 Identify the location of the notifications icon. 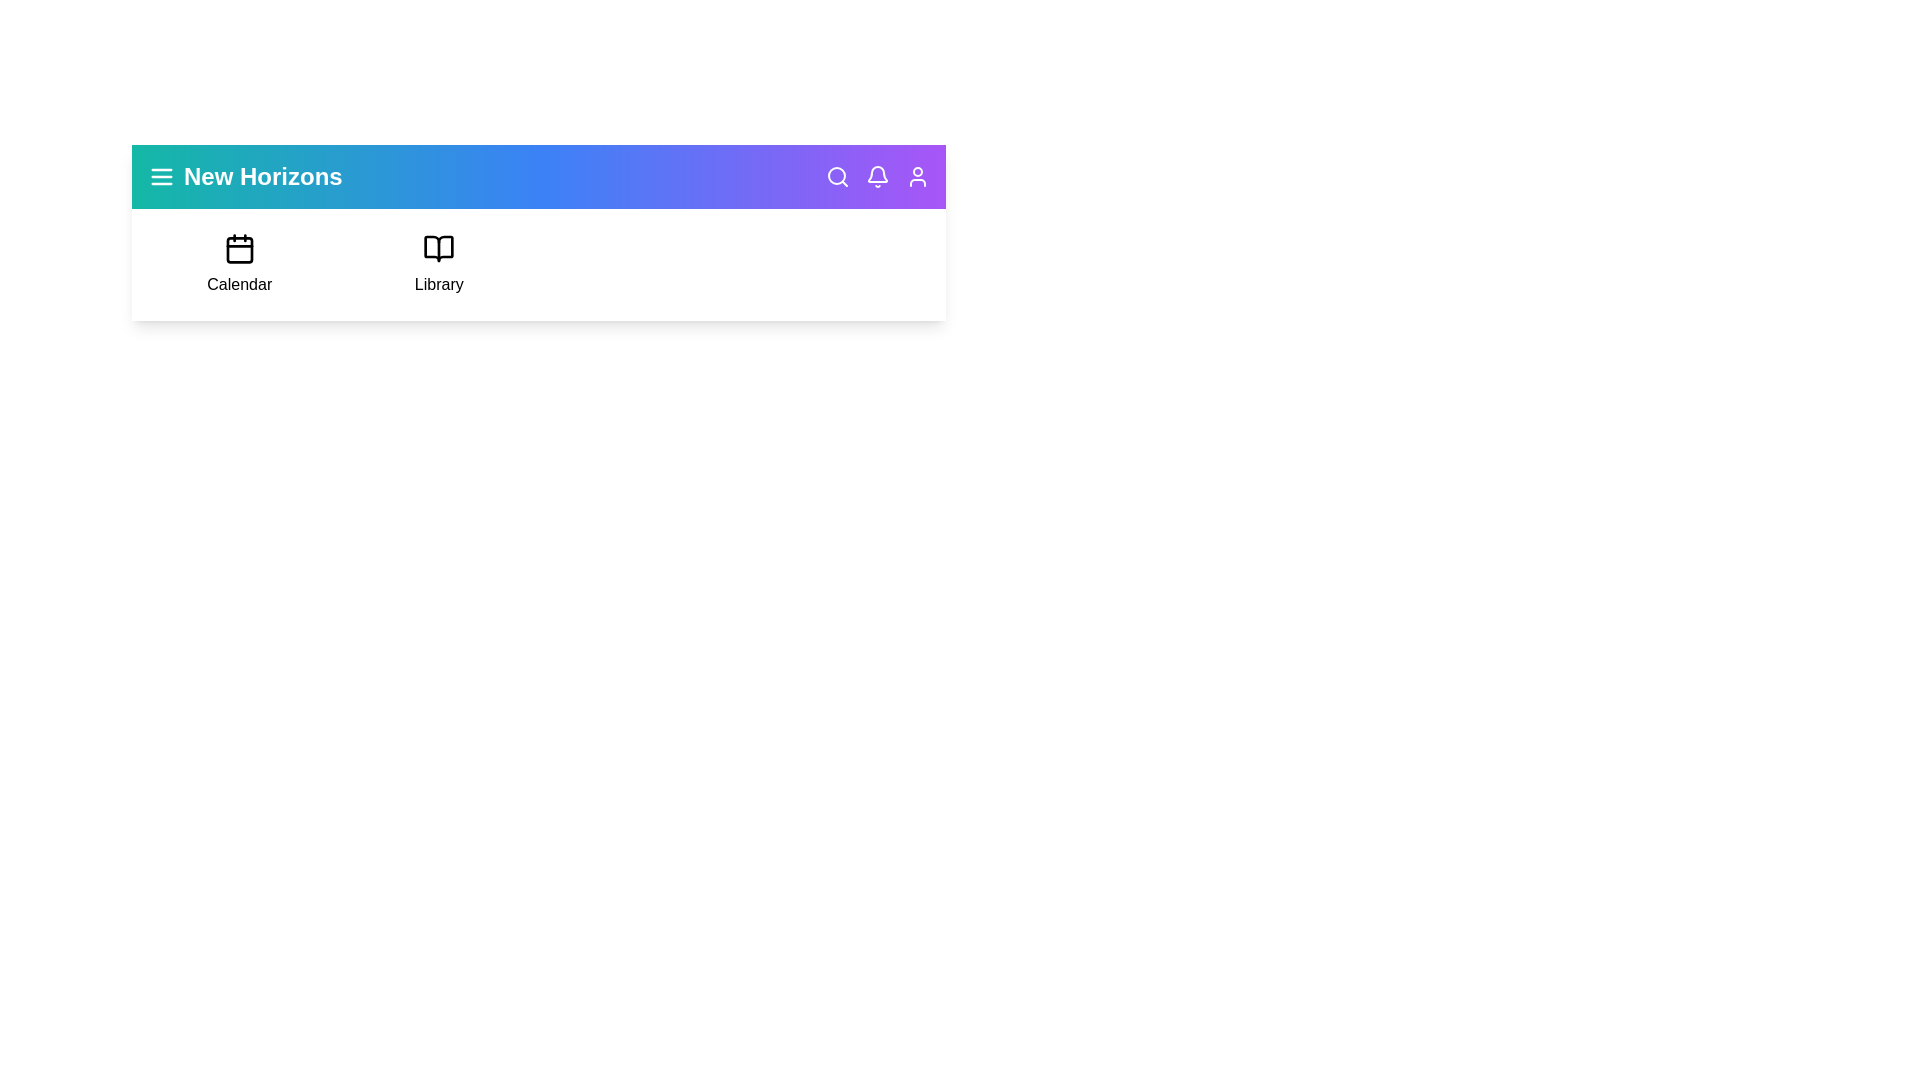
(878, 176).